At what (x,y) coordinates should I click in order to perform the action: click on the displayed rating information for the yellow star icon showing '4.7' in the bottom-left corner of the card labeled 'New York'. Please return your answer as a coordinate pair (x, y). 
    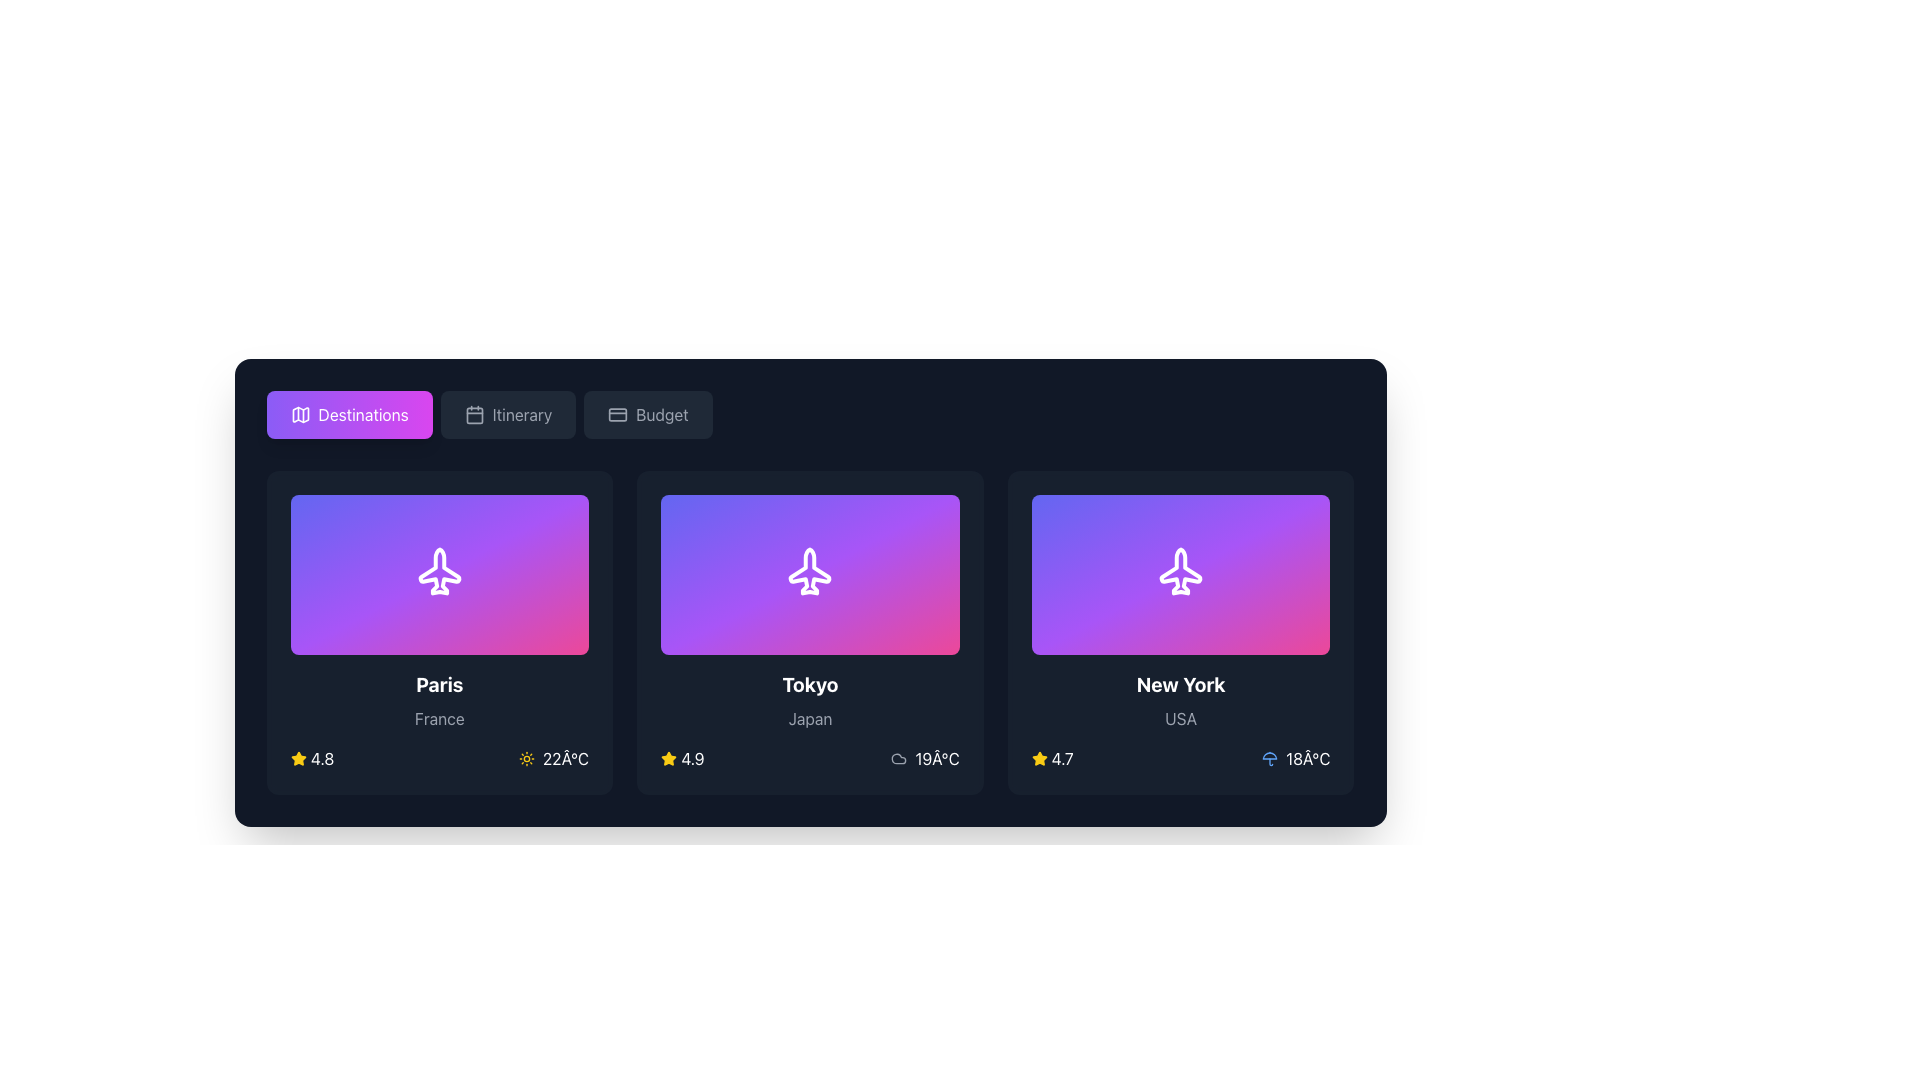
    Looking at the image, I should click on (1051, 759).